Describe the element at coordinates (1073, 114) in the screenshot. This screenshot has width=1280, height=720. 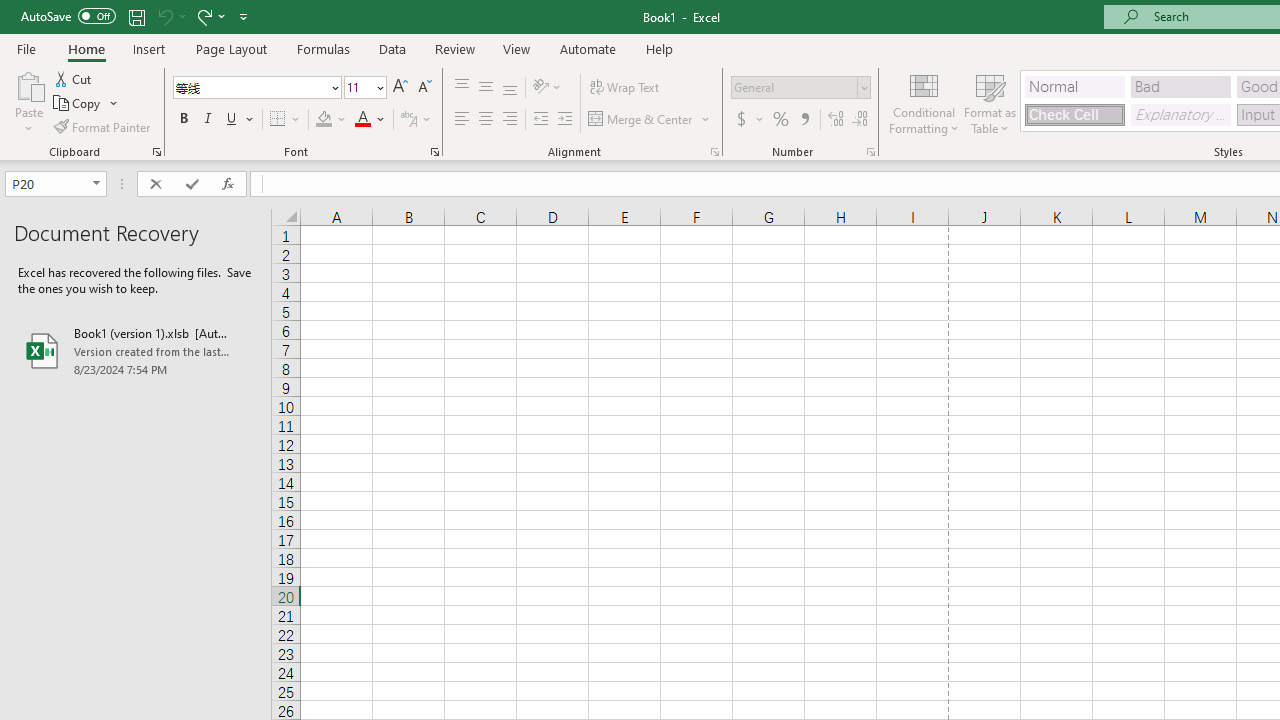
I see `'Check Cell'` at that location.